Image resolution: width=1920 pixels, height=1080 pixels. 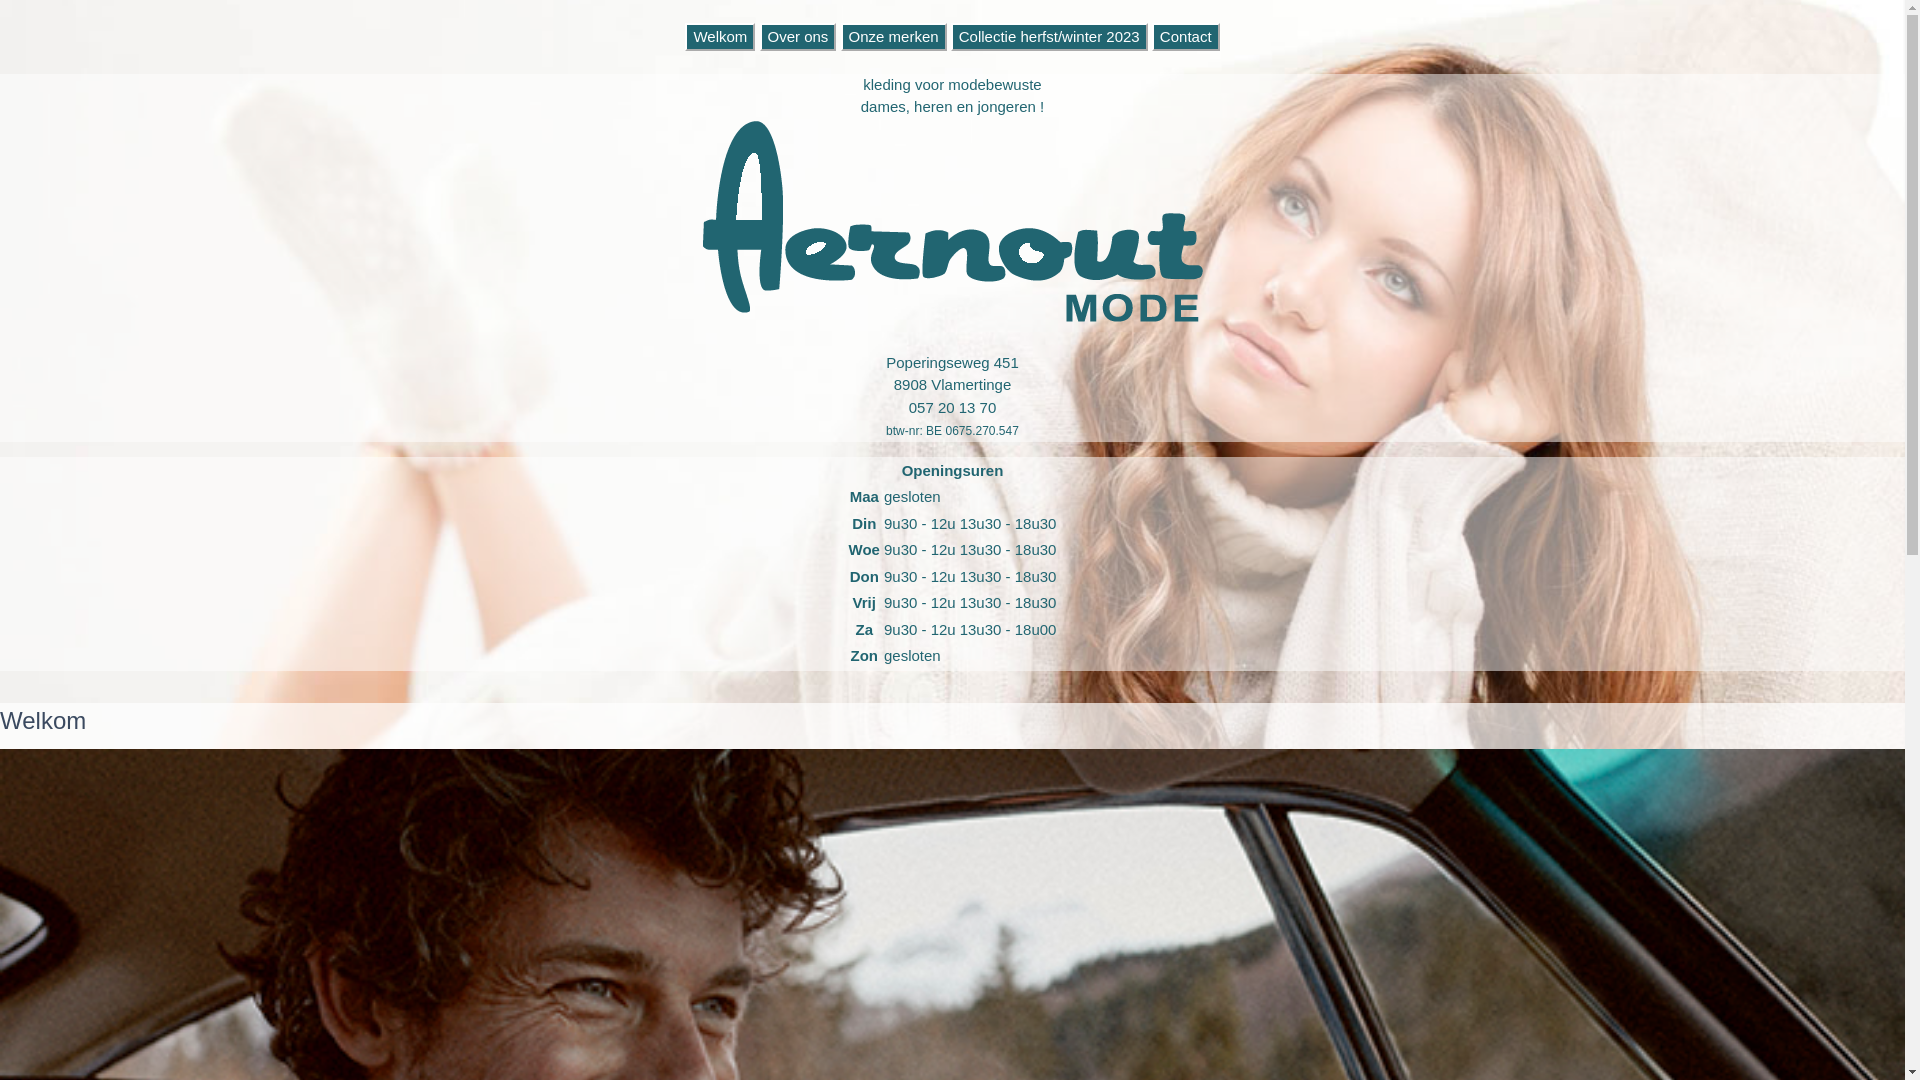 I want to click on 'Collectie herfst/winter 2023', so click(x=949, y=36).